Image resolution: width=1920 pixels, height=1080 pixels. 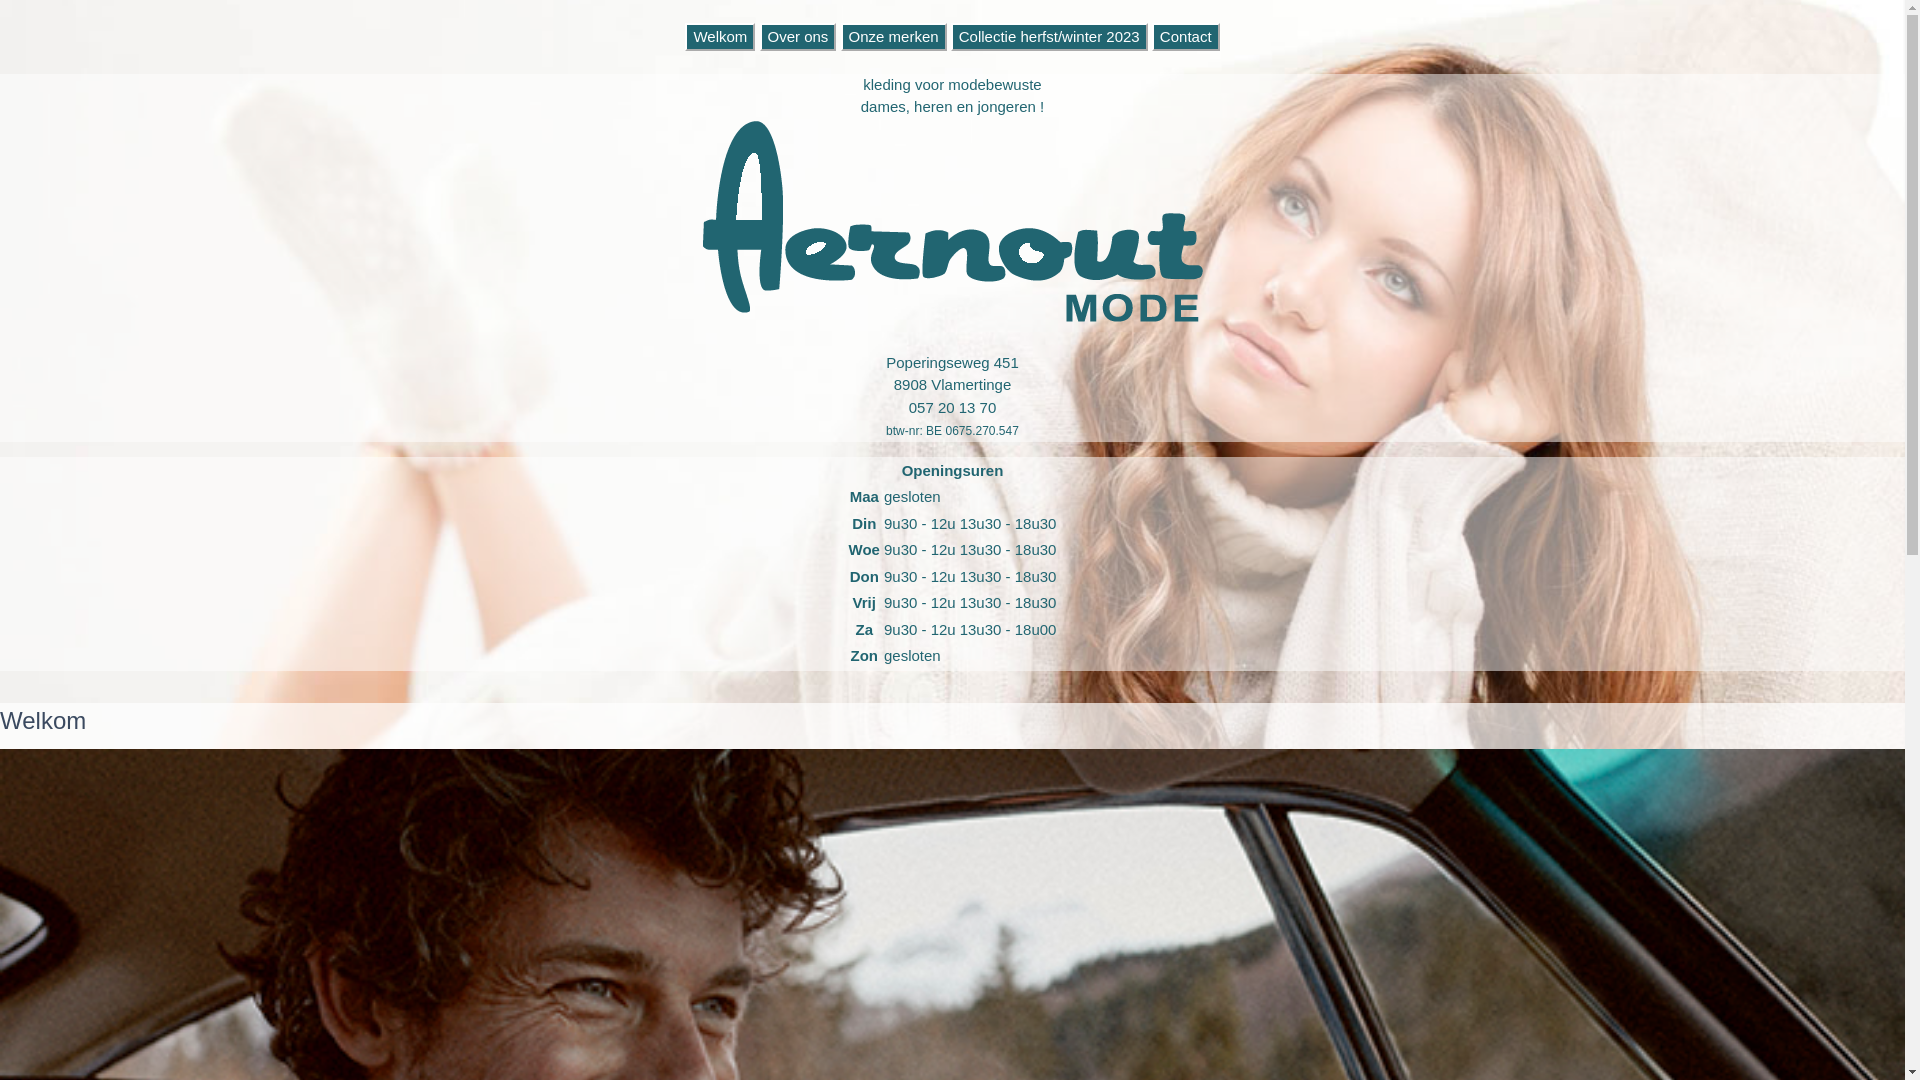 I want to click on 'Collectie herfst/winter 2023', so click(x=949, y=36).